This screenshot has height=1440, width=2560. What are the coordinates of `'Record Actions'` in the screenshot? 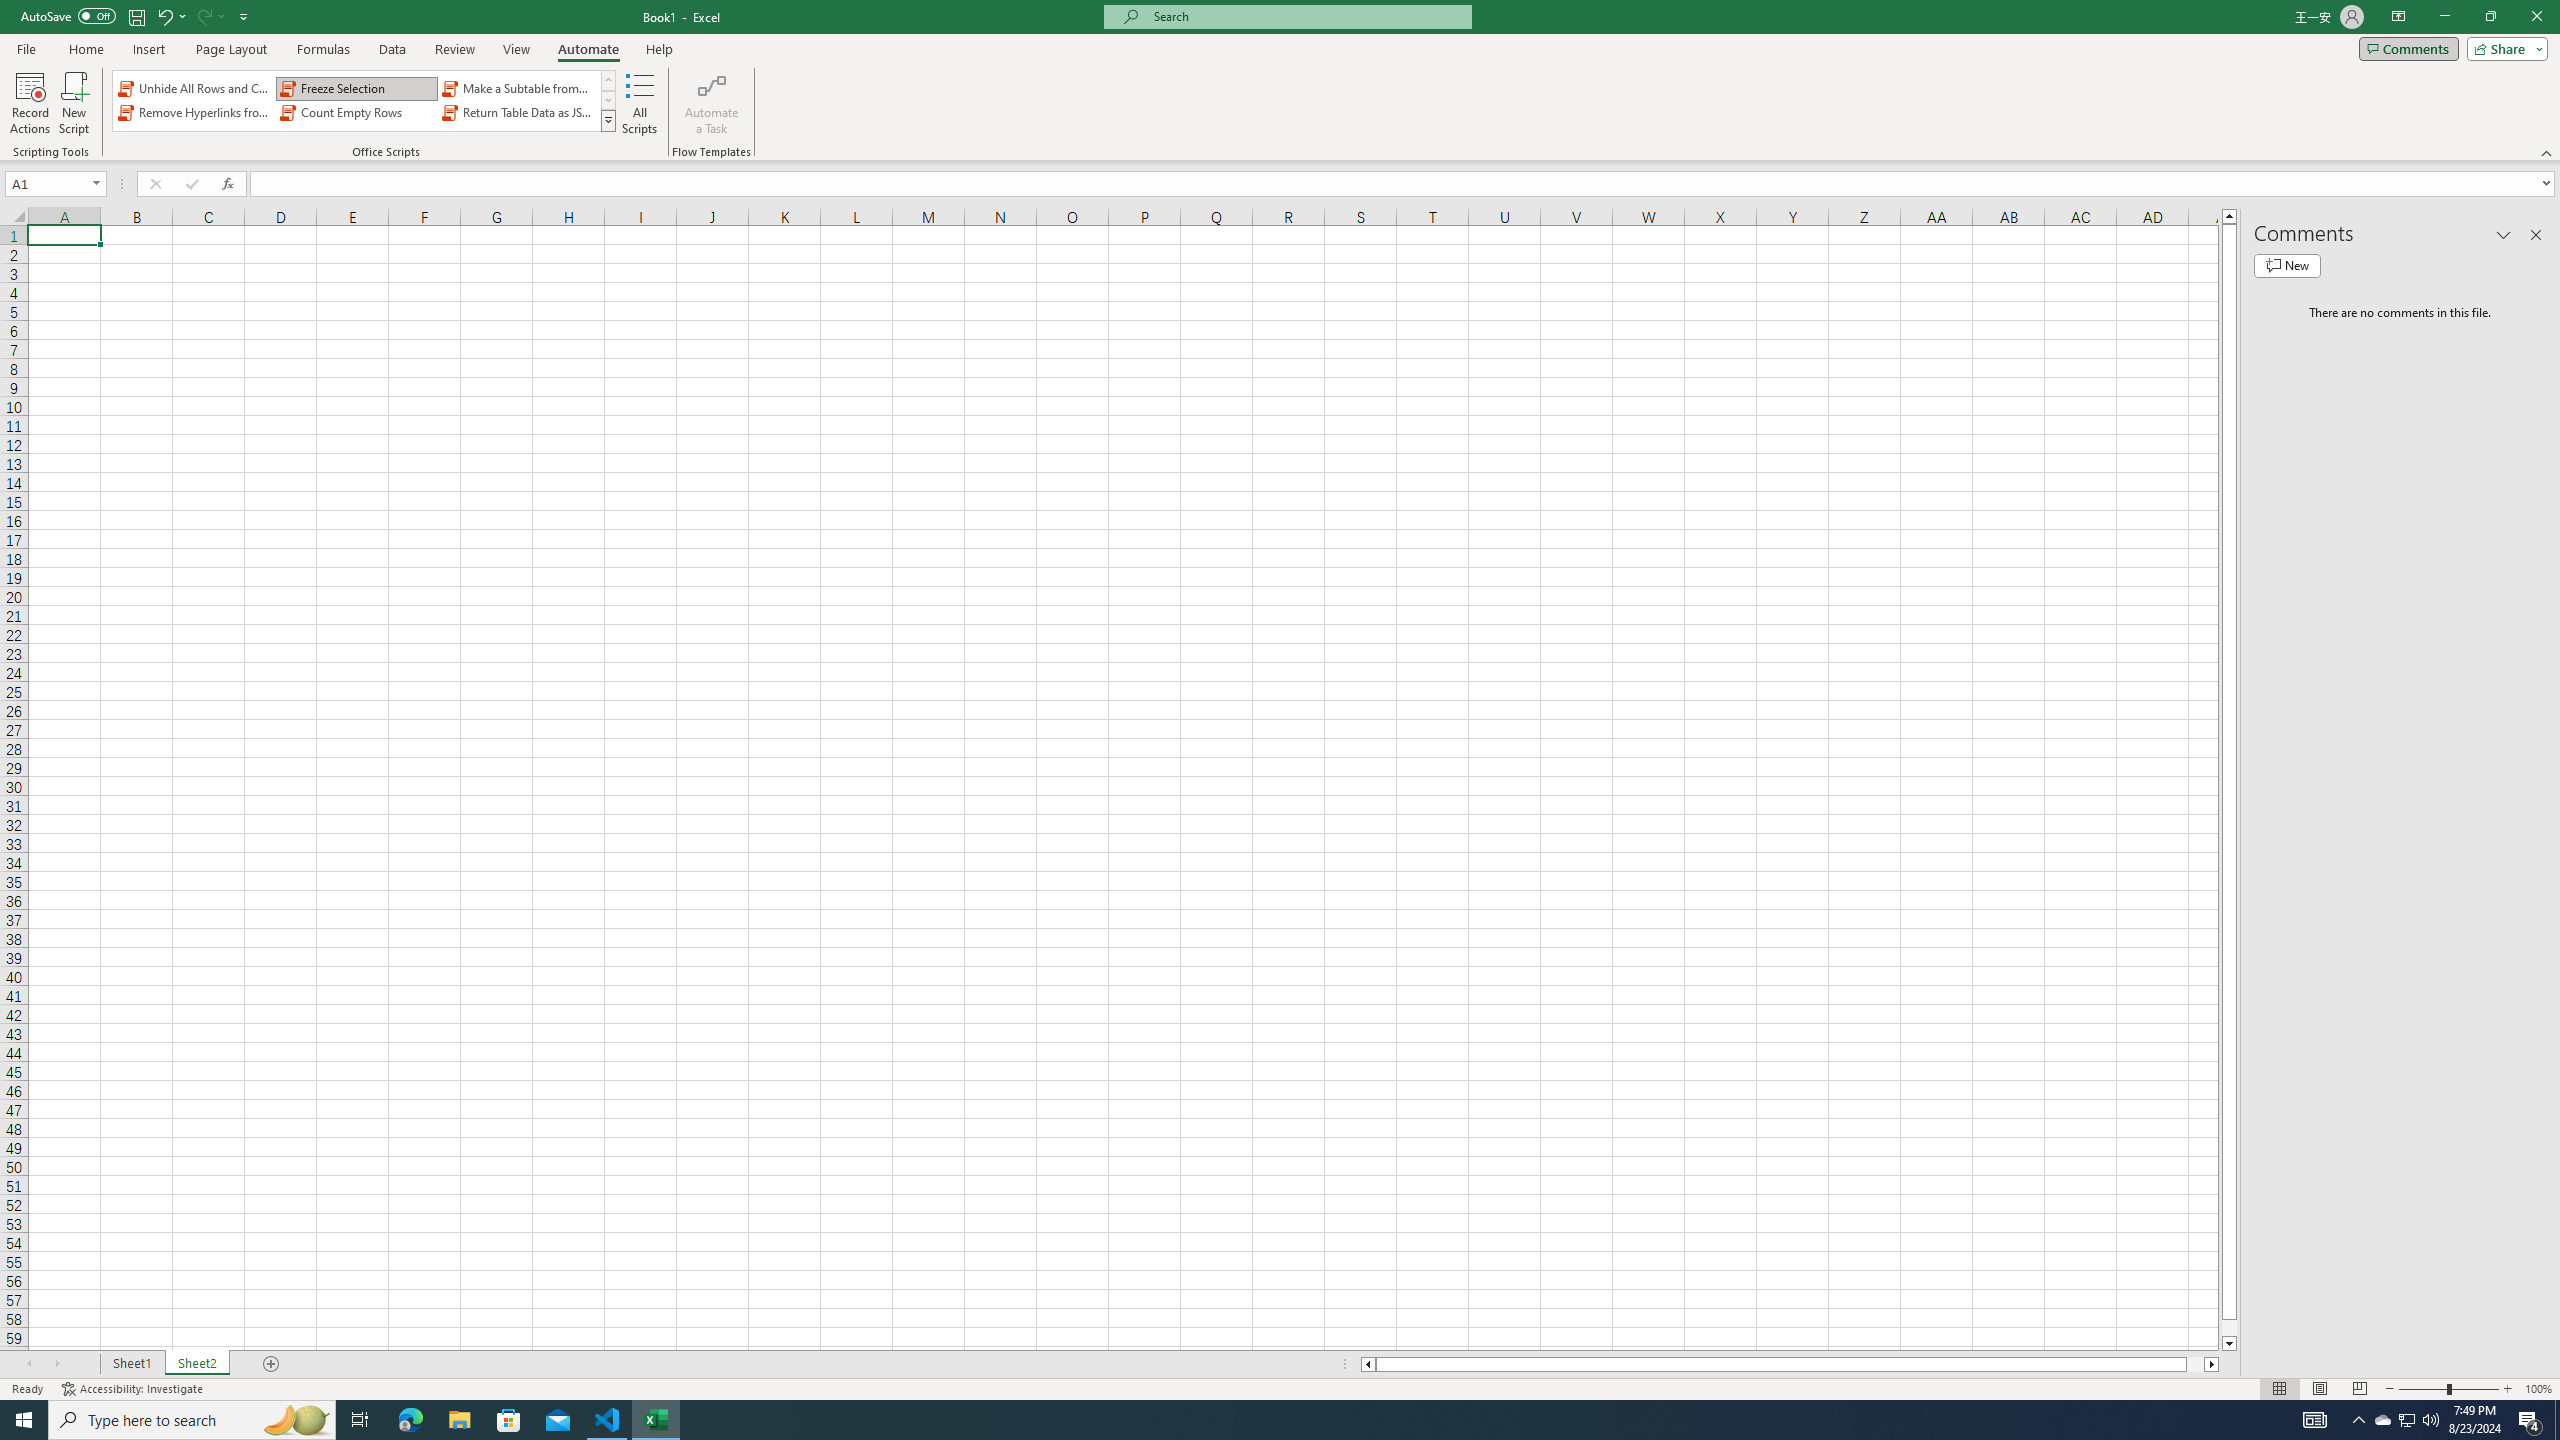 It's located at (29, 103).